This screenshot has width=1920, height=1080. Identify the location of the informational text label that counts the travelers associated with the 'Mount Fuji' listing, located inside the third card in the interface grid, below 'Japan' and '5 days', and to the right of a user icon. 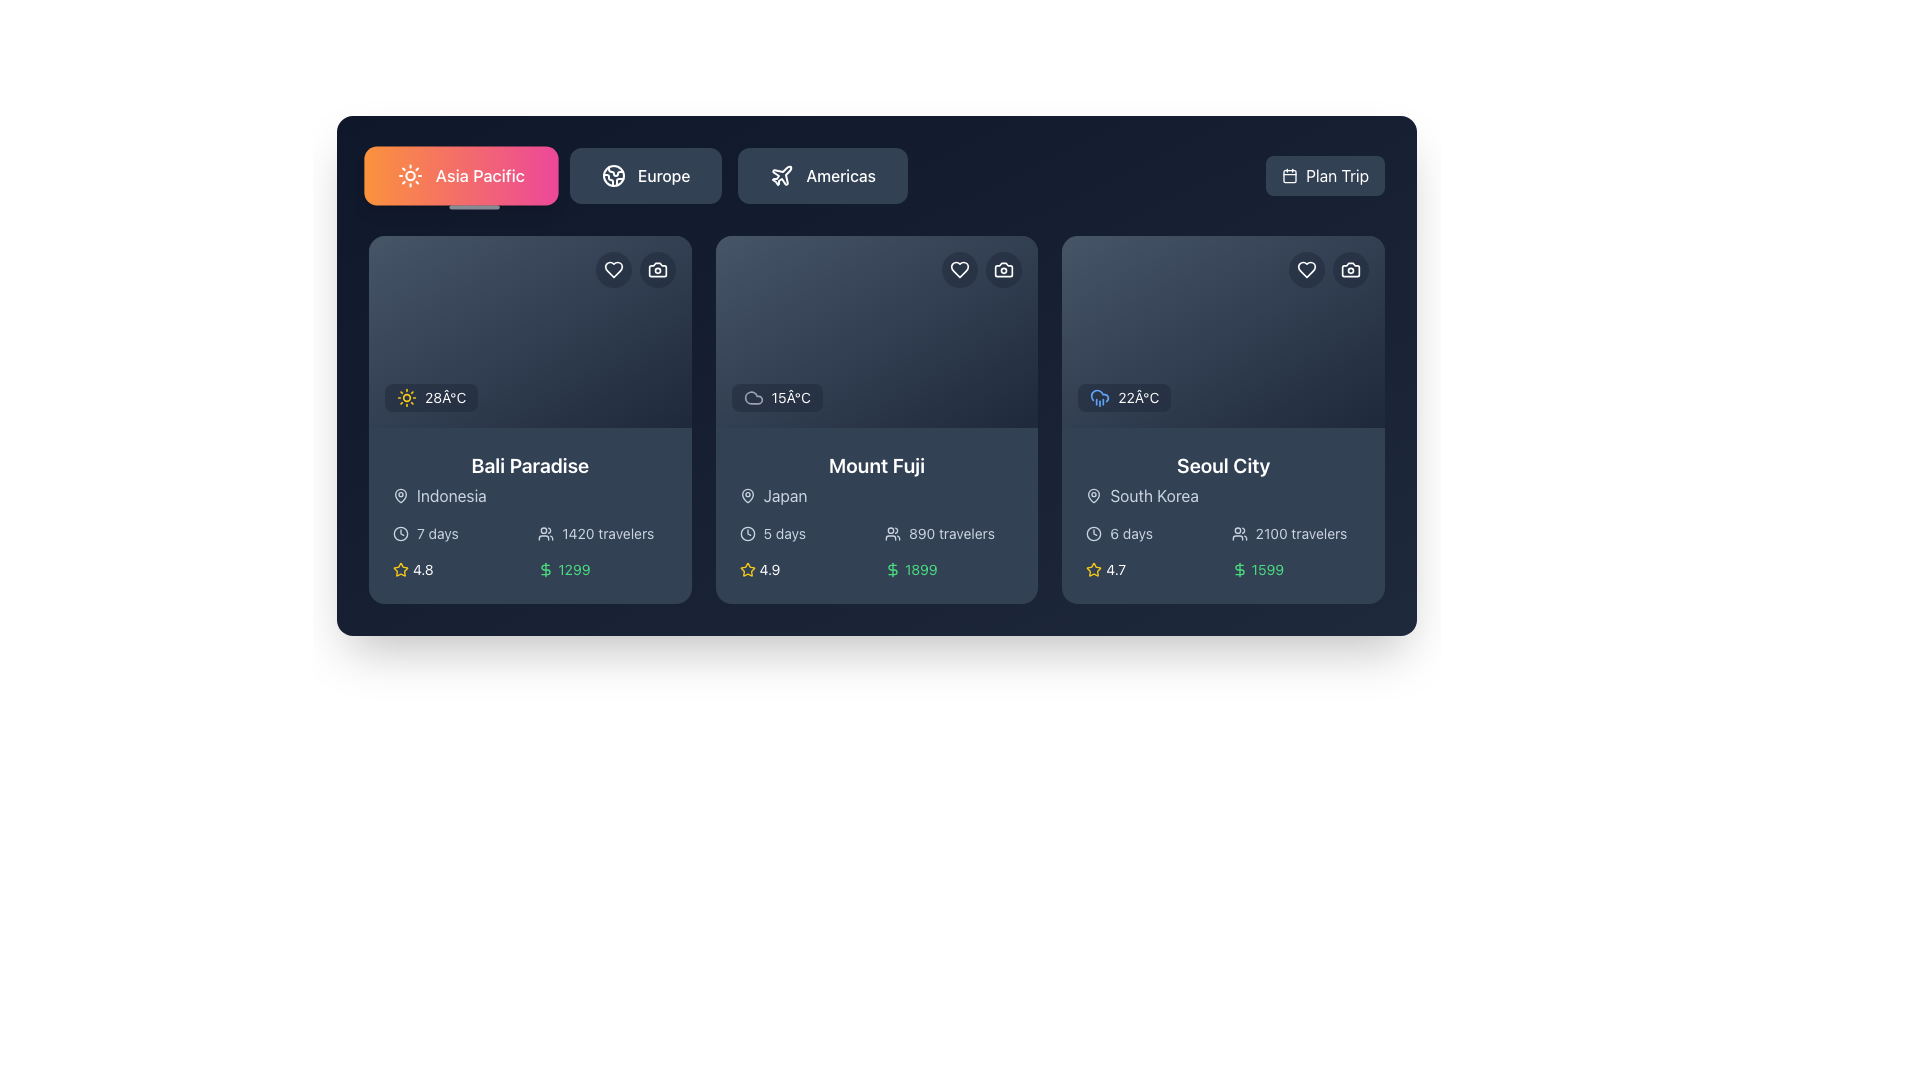
(950, 532).